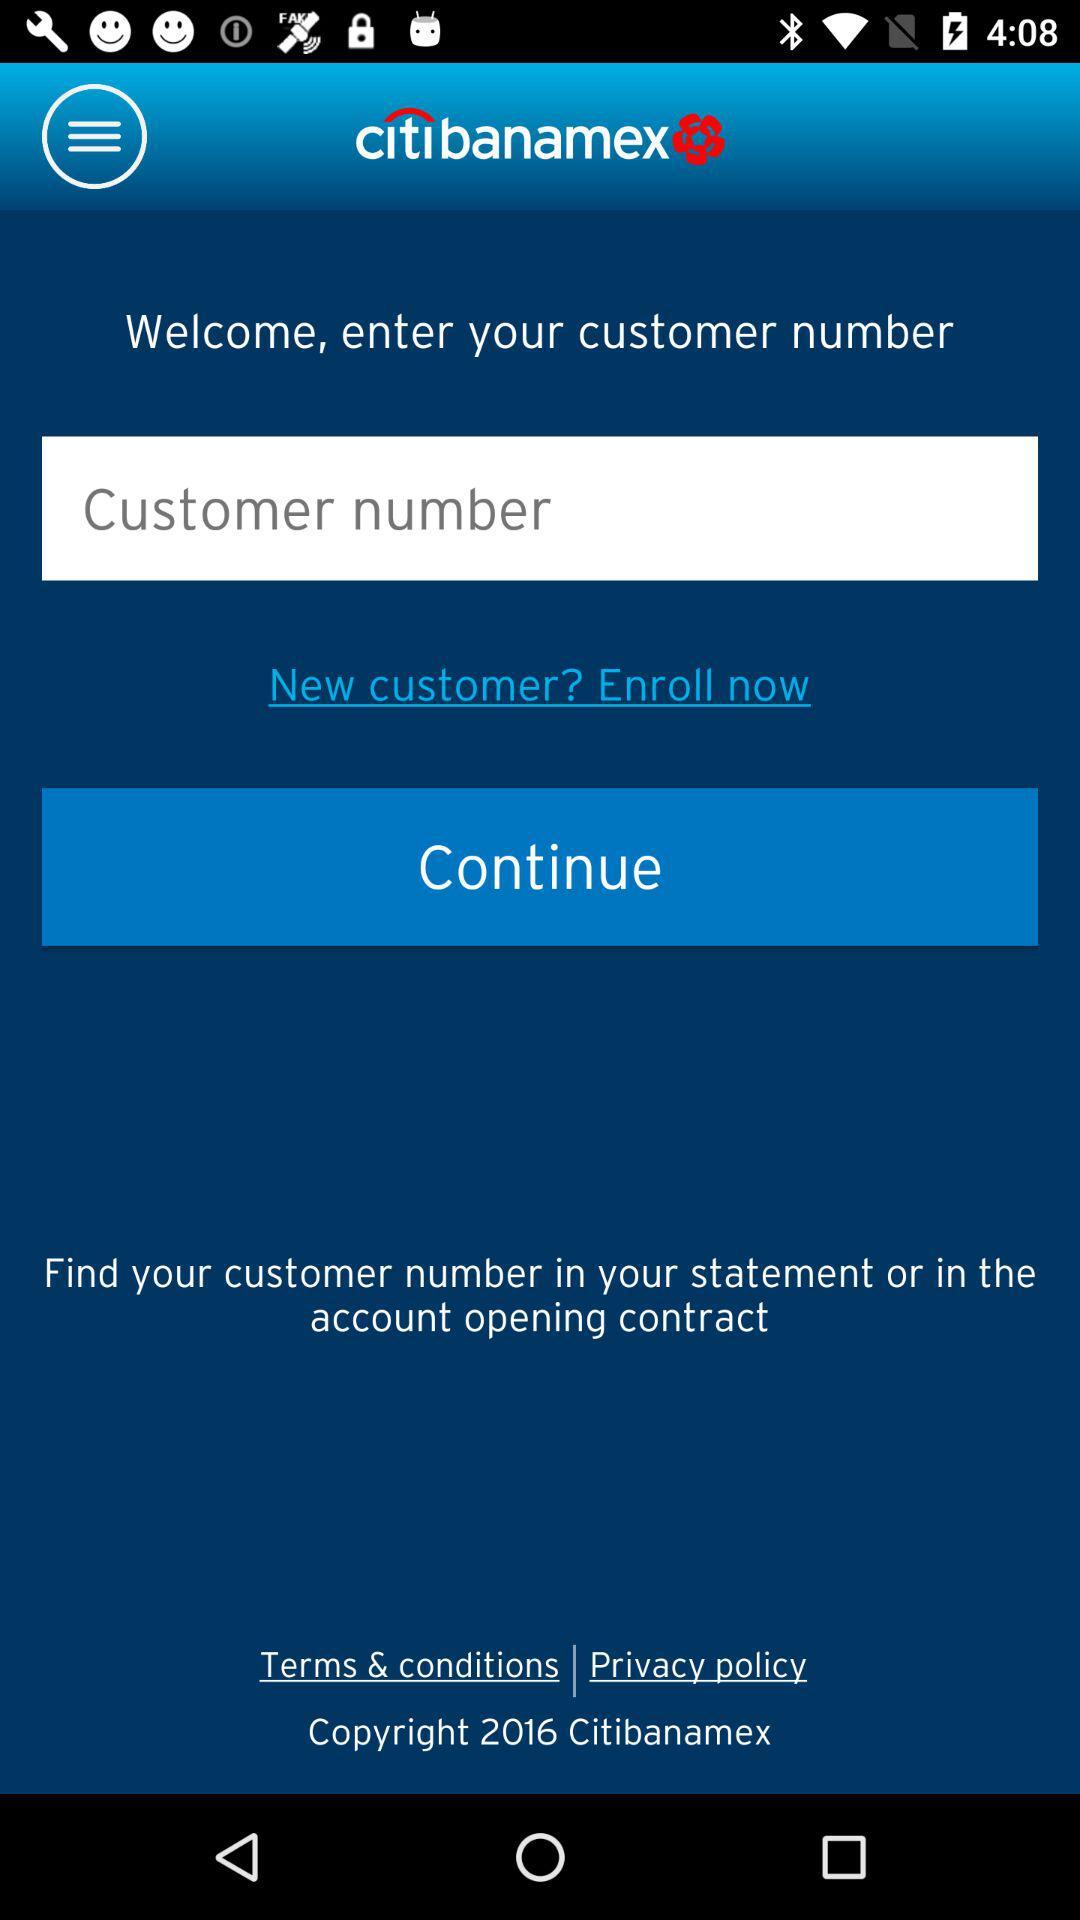  I want to click on icon above the copyright 2016 citibanamex item, so click(408, 1670).